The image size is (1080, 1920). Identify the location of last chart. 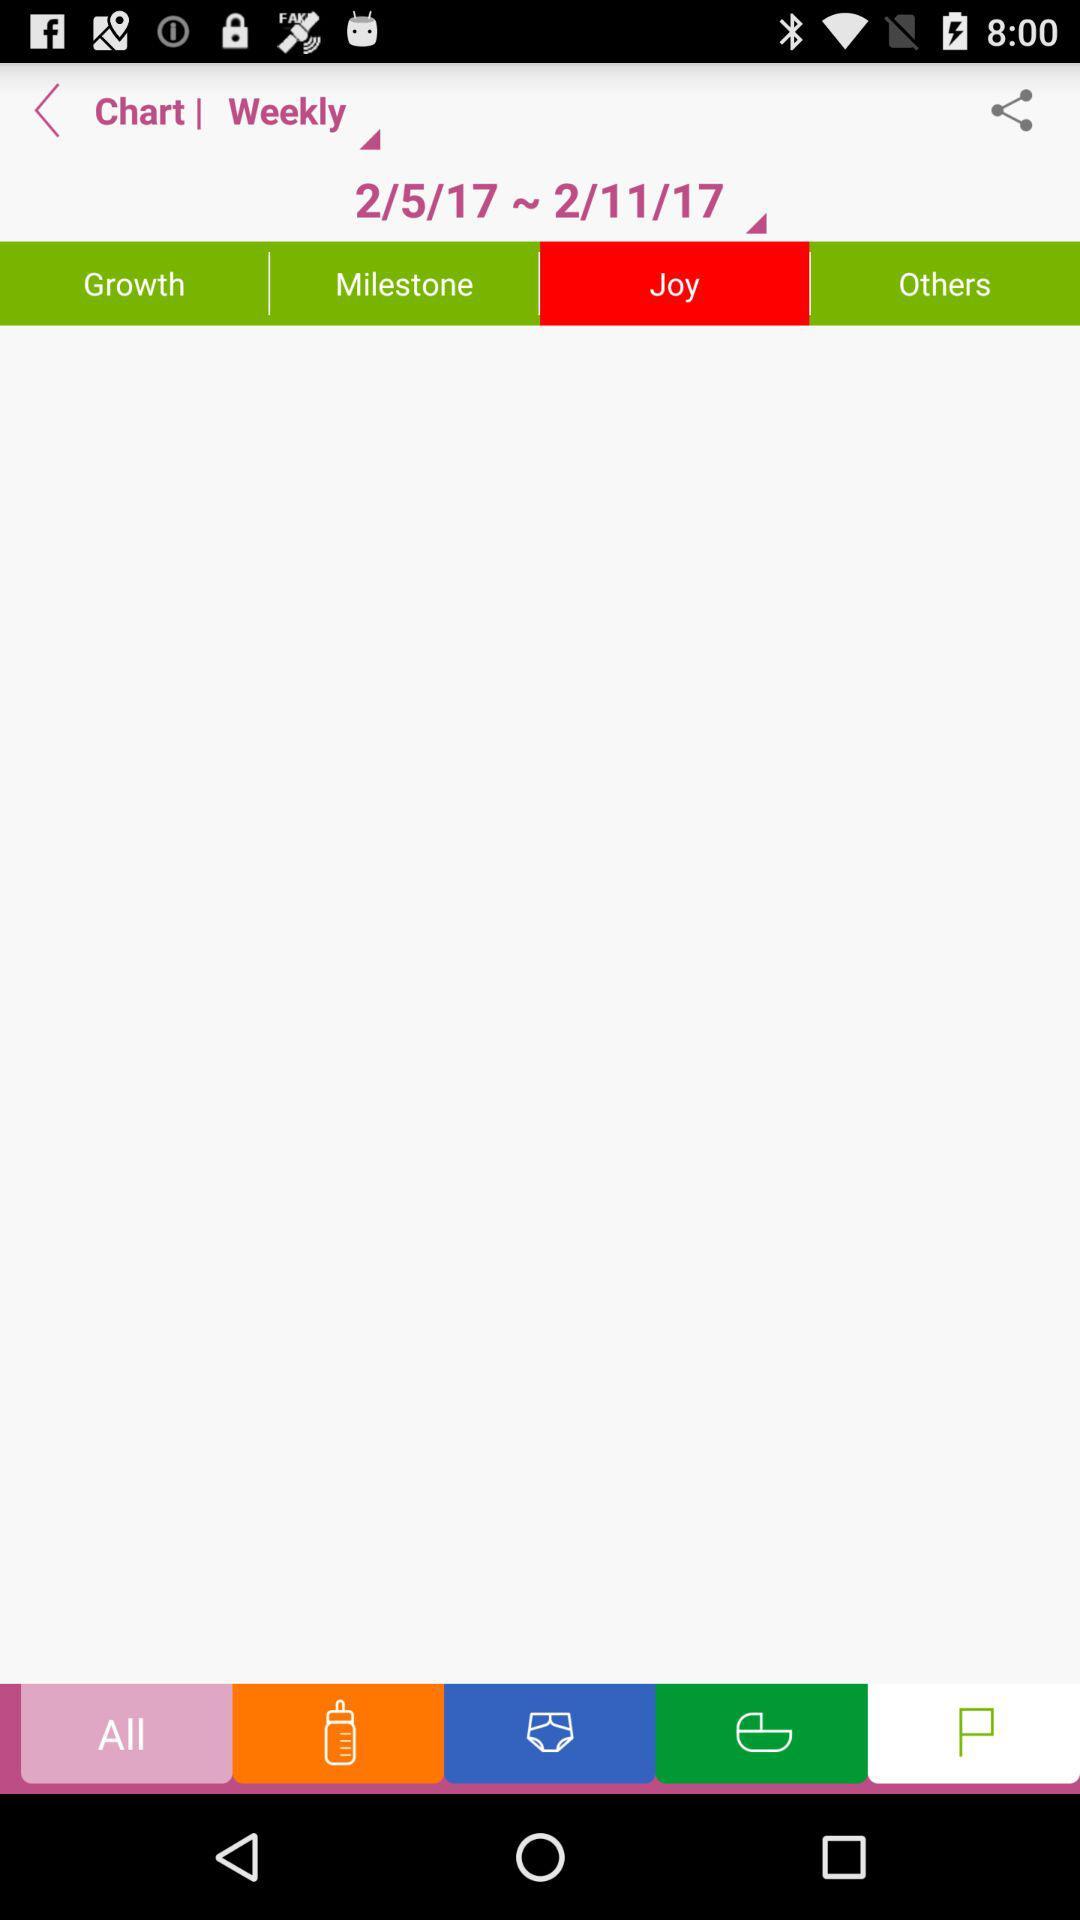
(46, 109).